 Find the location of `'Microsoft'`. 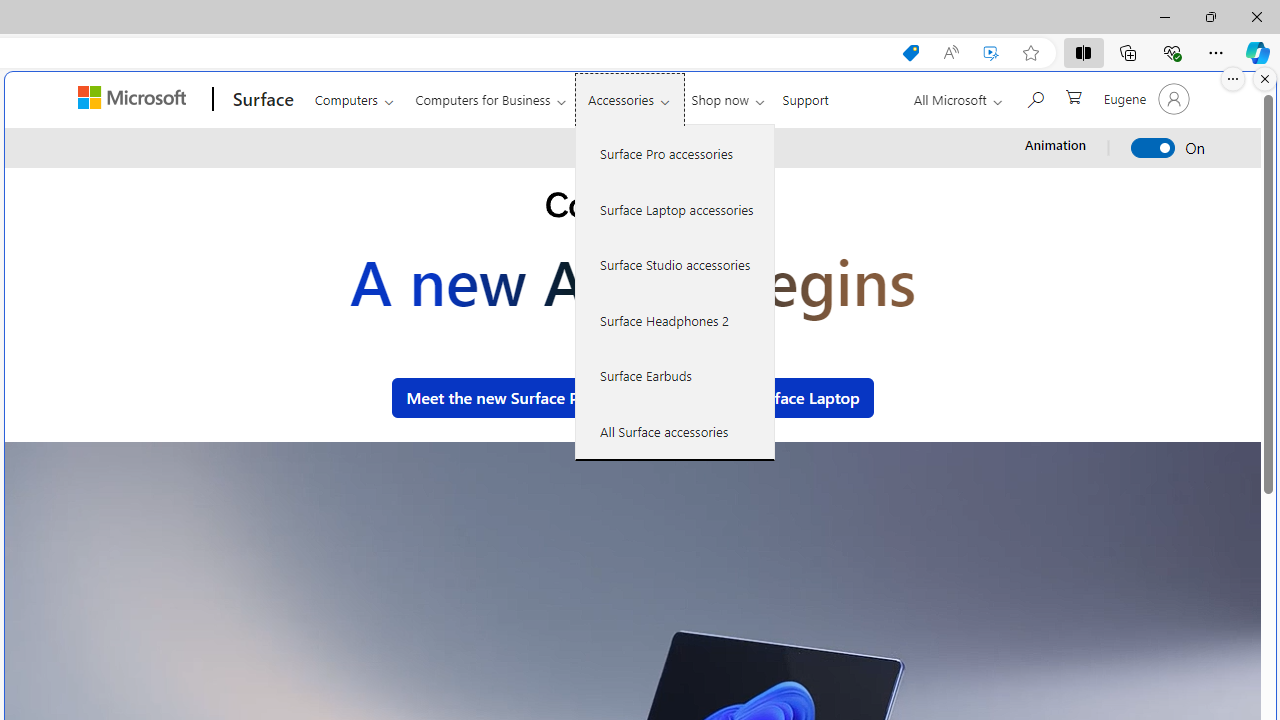

'Microsoft' is located at coordinates (134, 99).